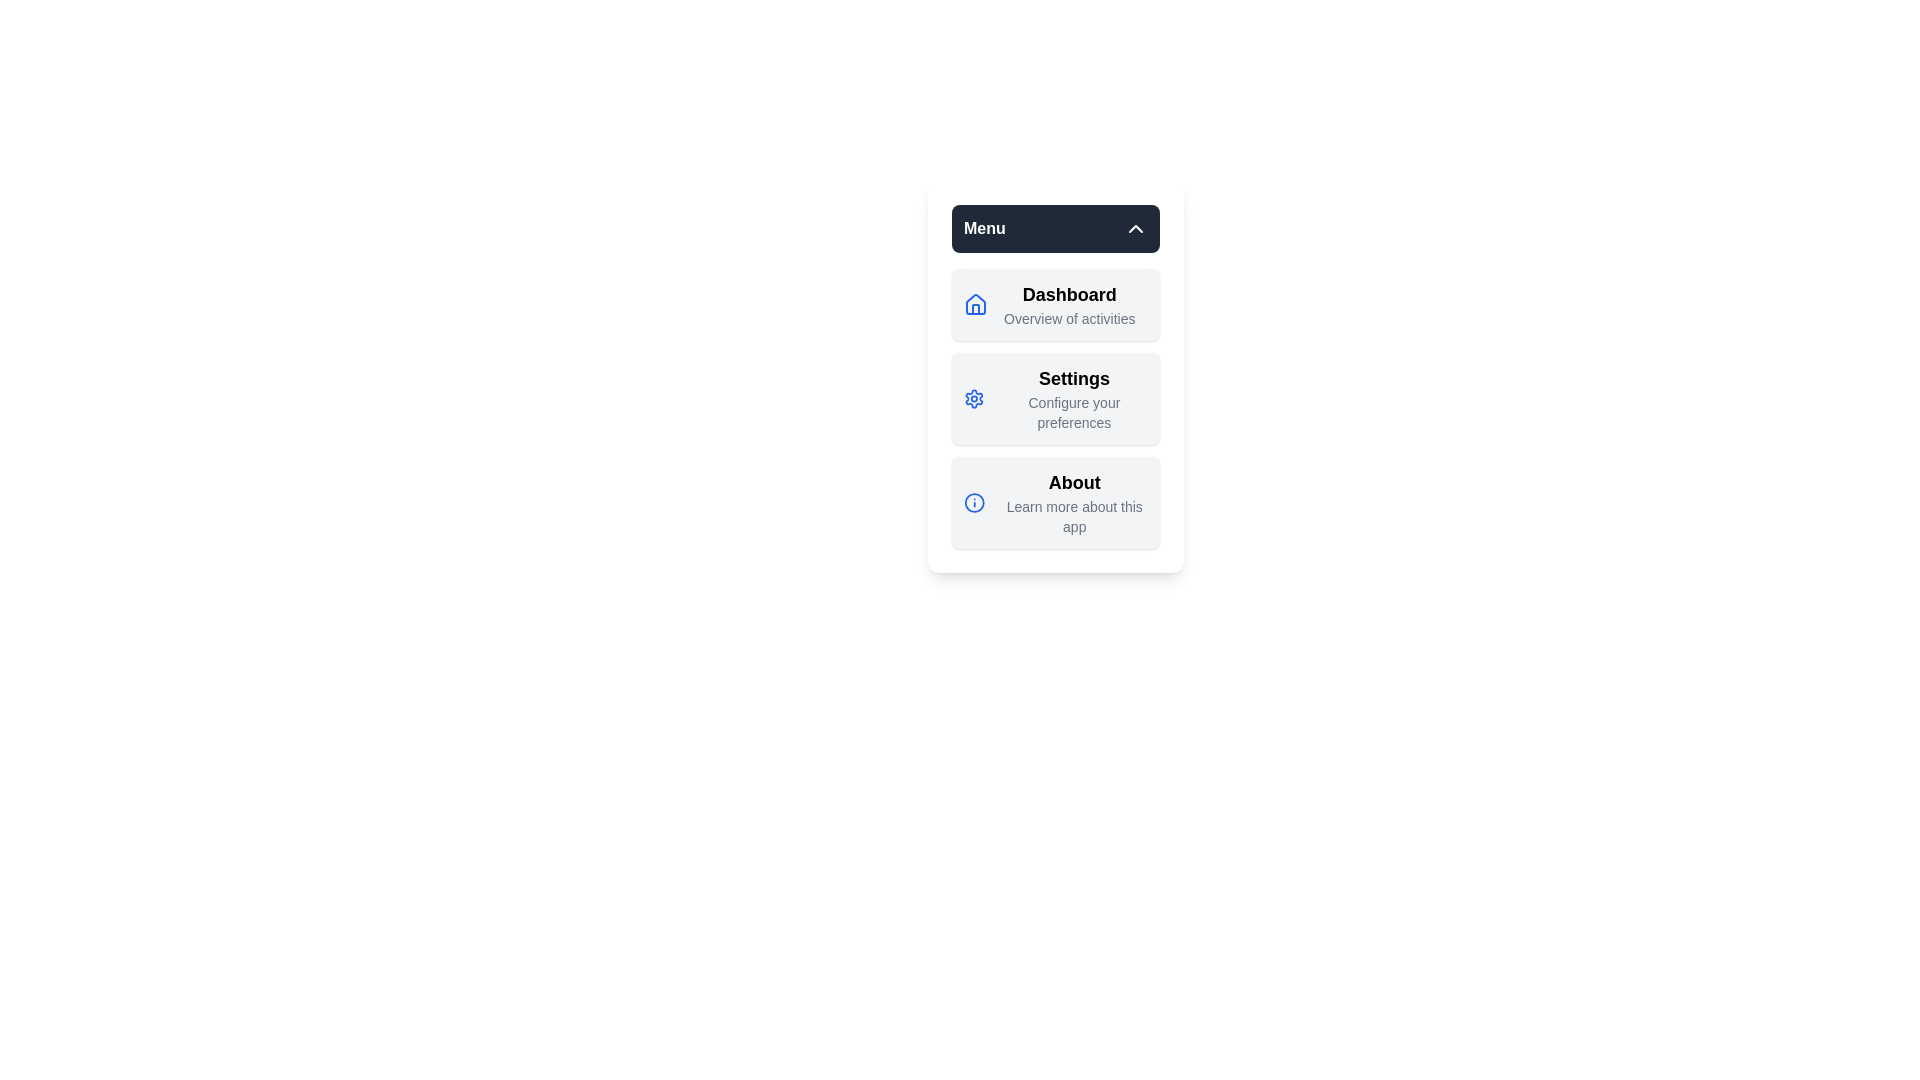 The image size is (1920, 1080). What do you see at coordinates (974, 501) in the screenshot?
I see `the menu item icon corresponding to About` at bounding box center [974, 501].